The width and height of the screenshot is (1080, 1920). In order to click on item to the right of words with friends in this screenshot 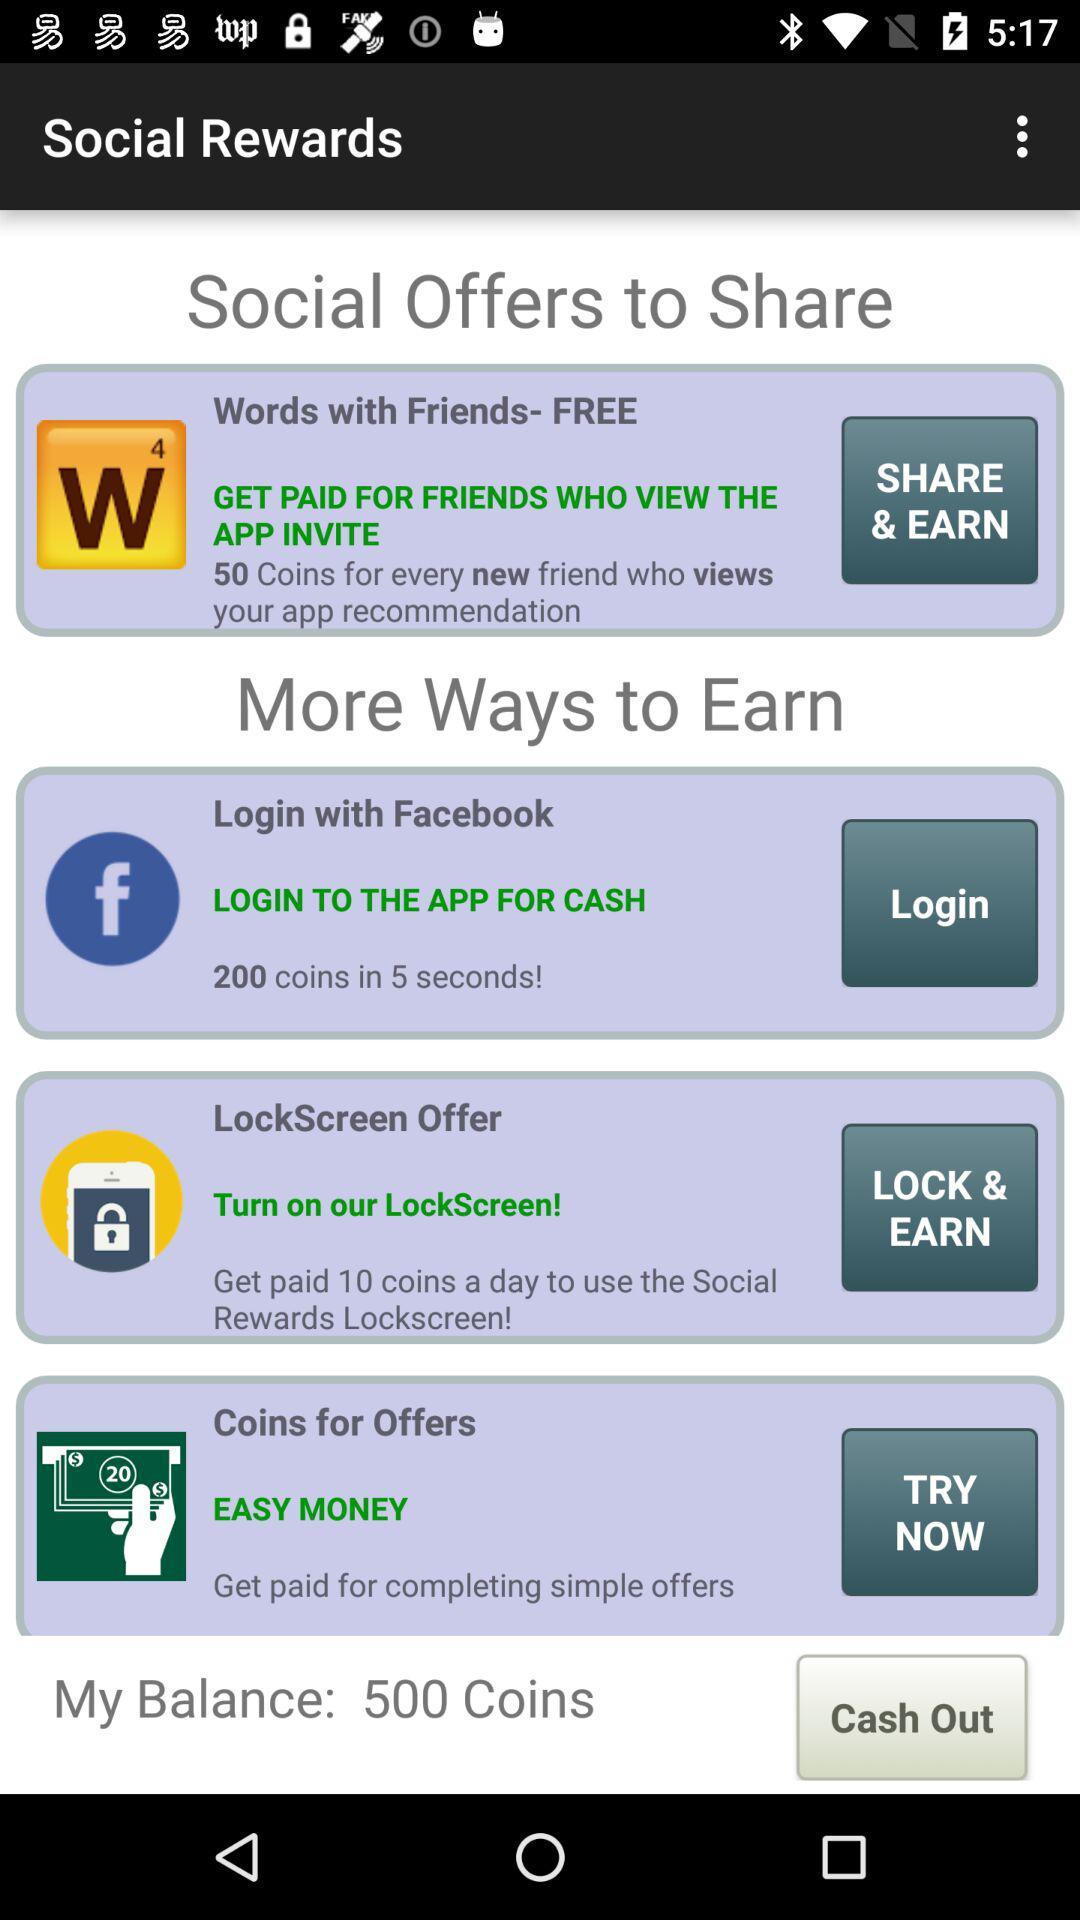, I will do `click(939, 500)`.